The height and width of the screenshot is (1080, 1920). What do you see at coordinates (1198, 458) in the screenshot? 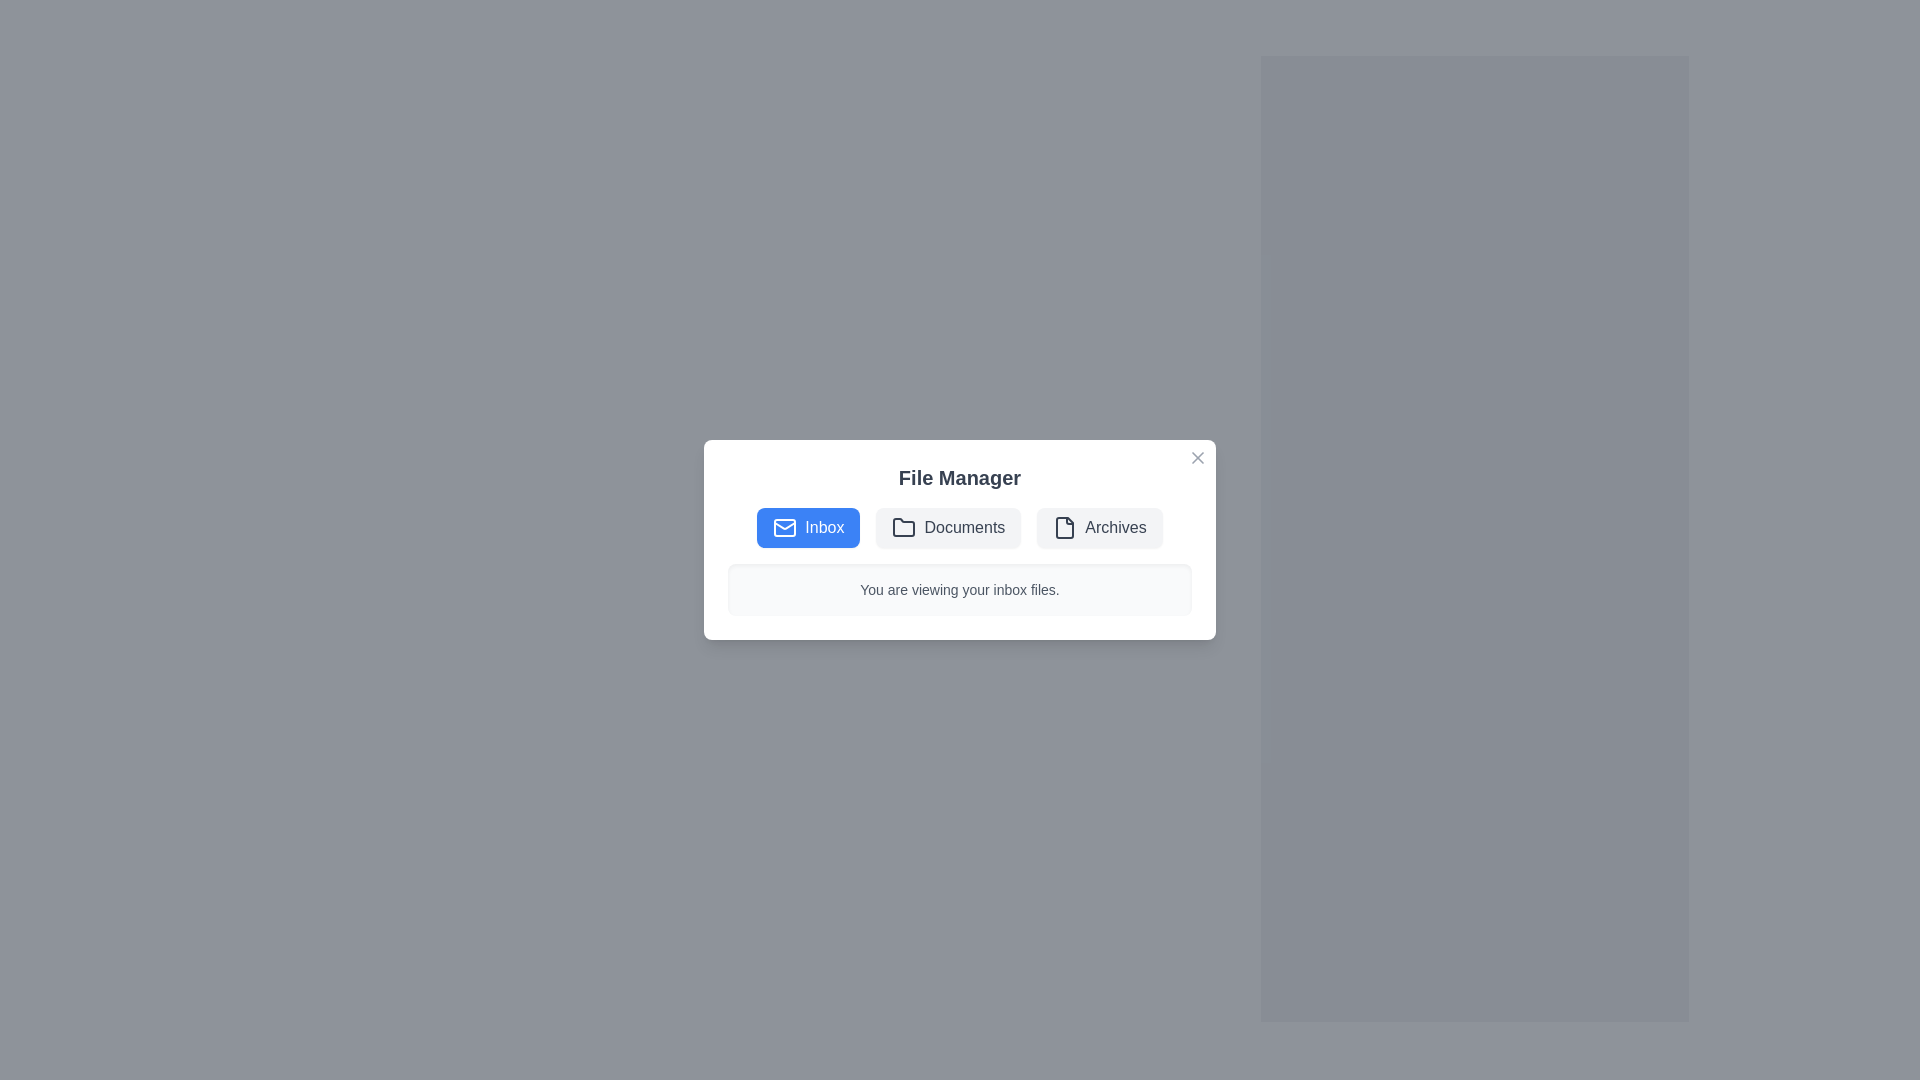
I see `the close button located in the upper-right corner of the 'File Manager' modal window to change its color to red` at bounding box center [1198, 458].